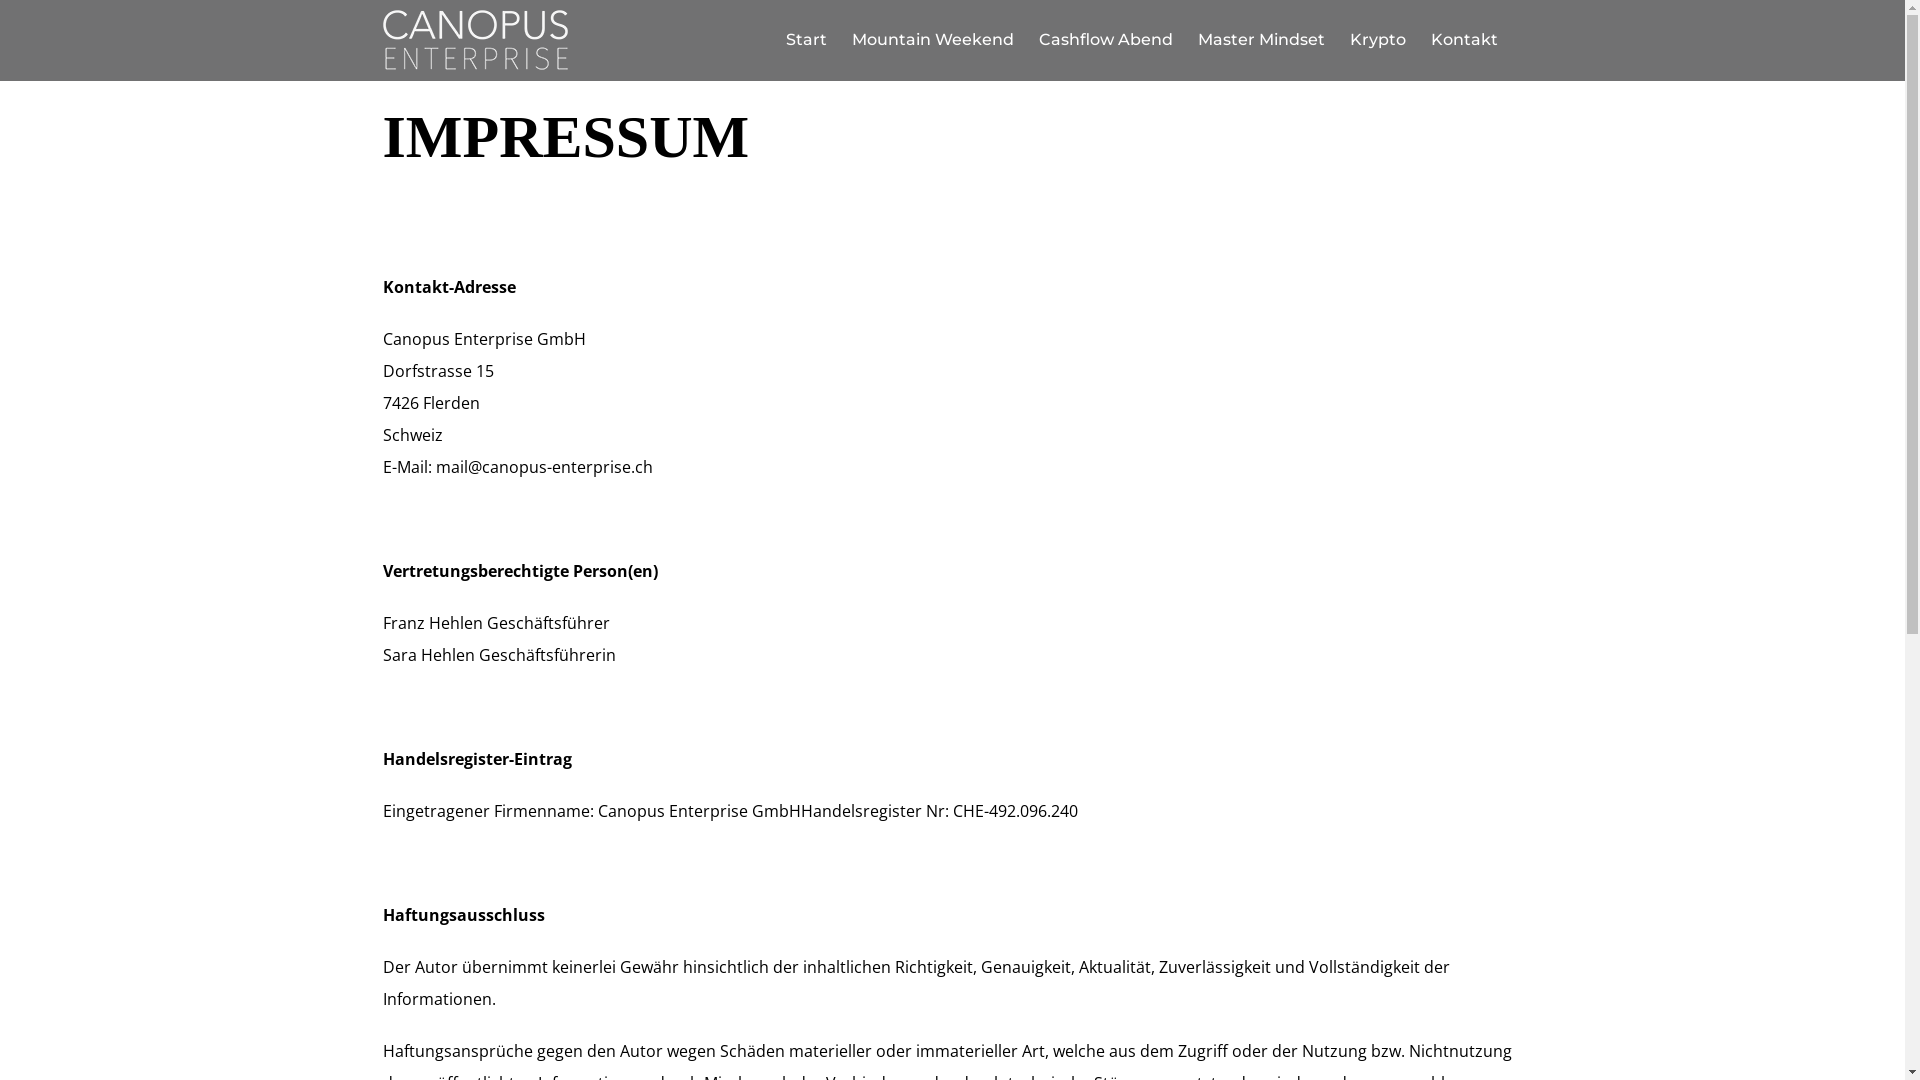 This screenshot has width=1920, height=1080. Describe the element at coordinates (1376, 39) in the screenshot. I see `'Krypto'` at that location.